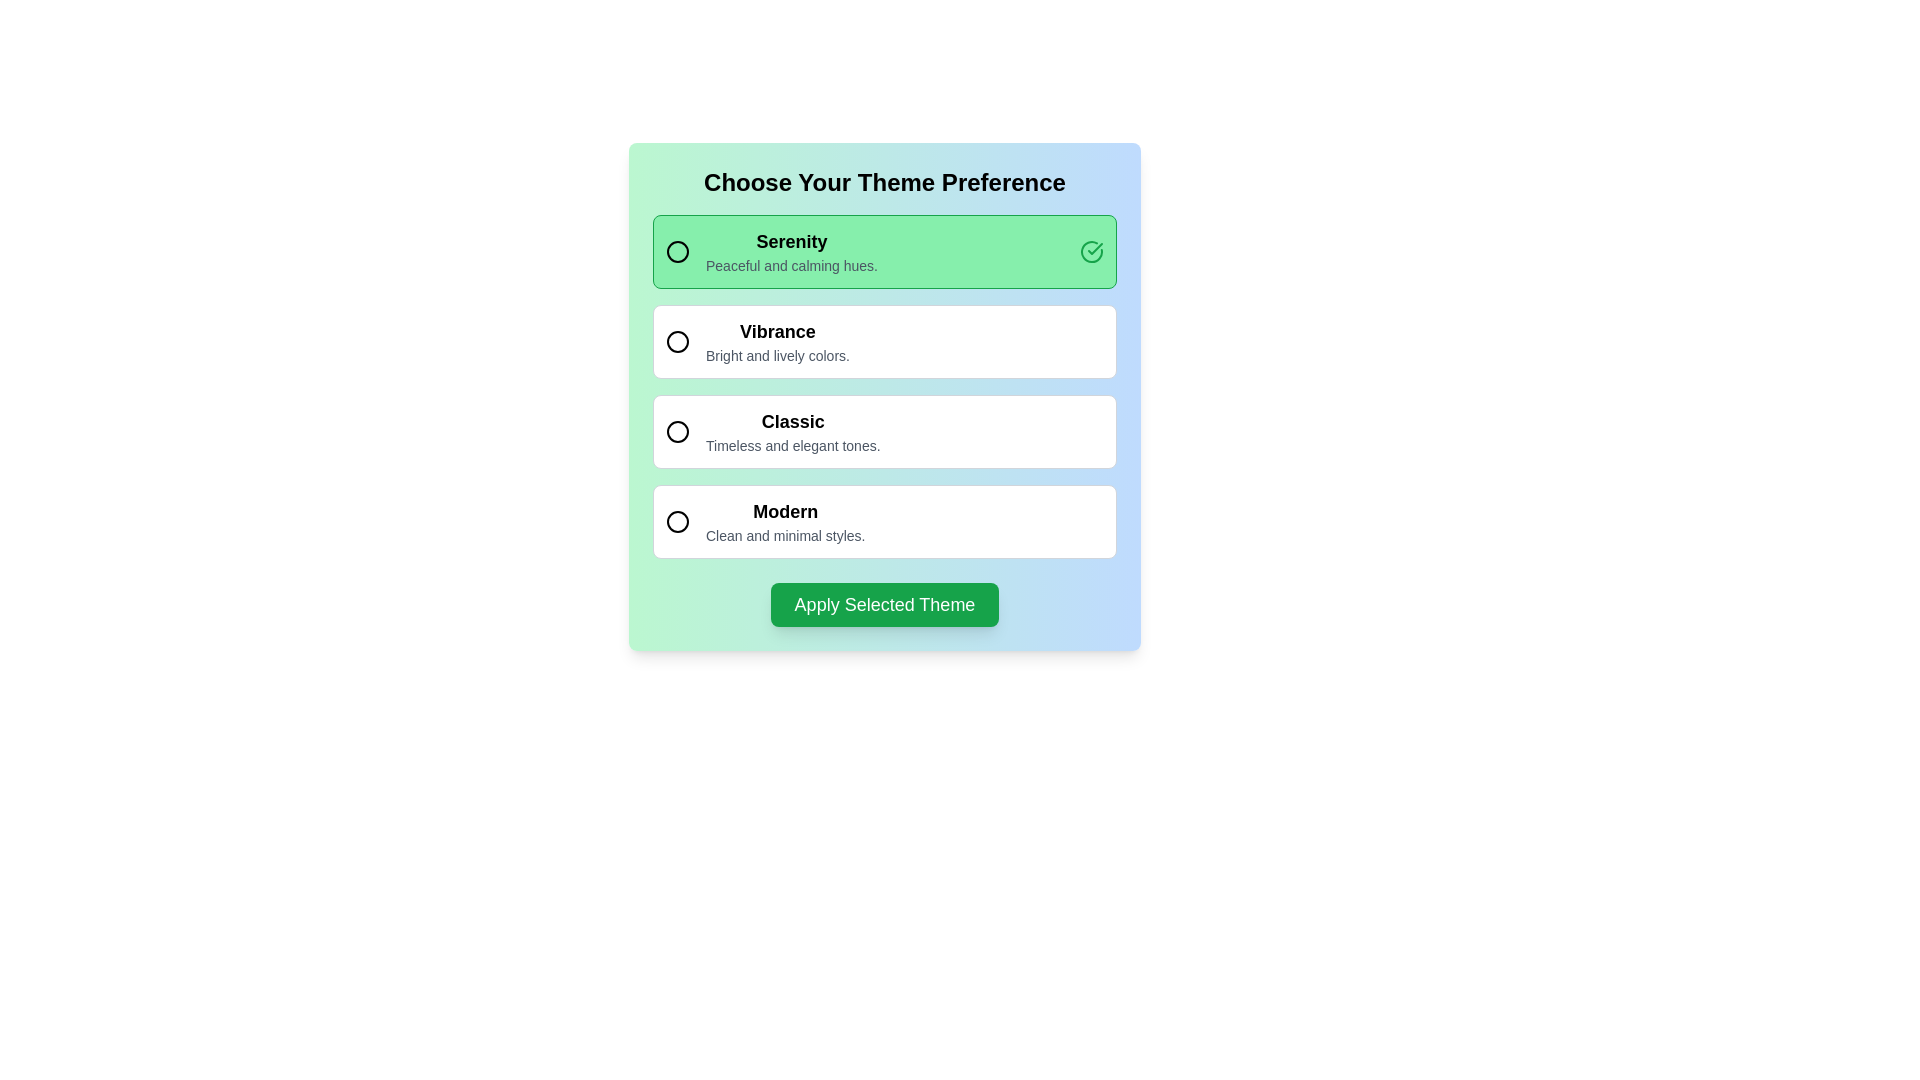 The image size is (1920, 1080). I want to click on the 'Serenity' theme option text block, which provides a descriptive name and details for this specific theme under the heading 'Choose Your Theme Preference', so click(791, 250).